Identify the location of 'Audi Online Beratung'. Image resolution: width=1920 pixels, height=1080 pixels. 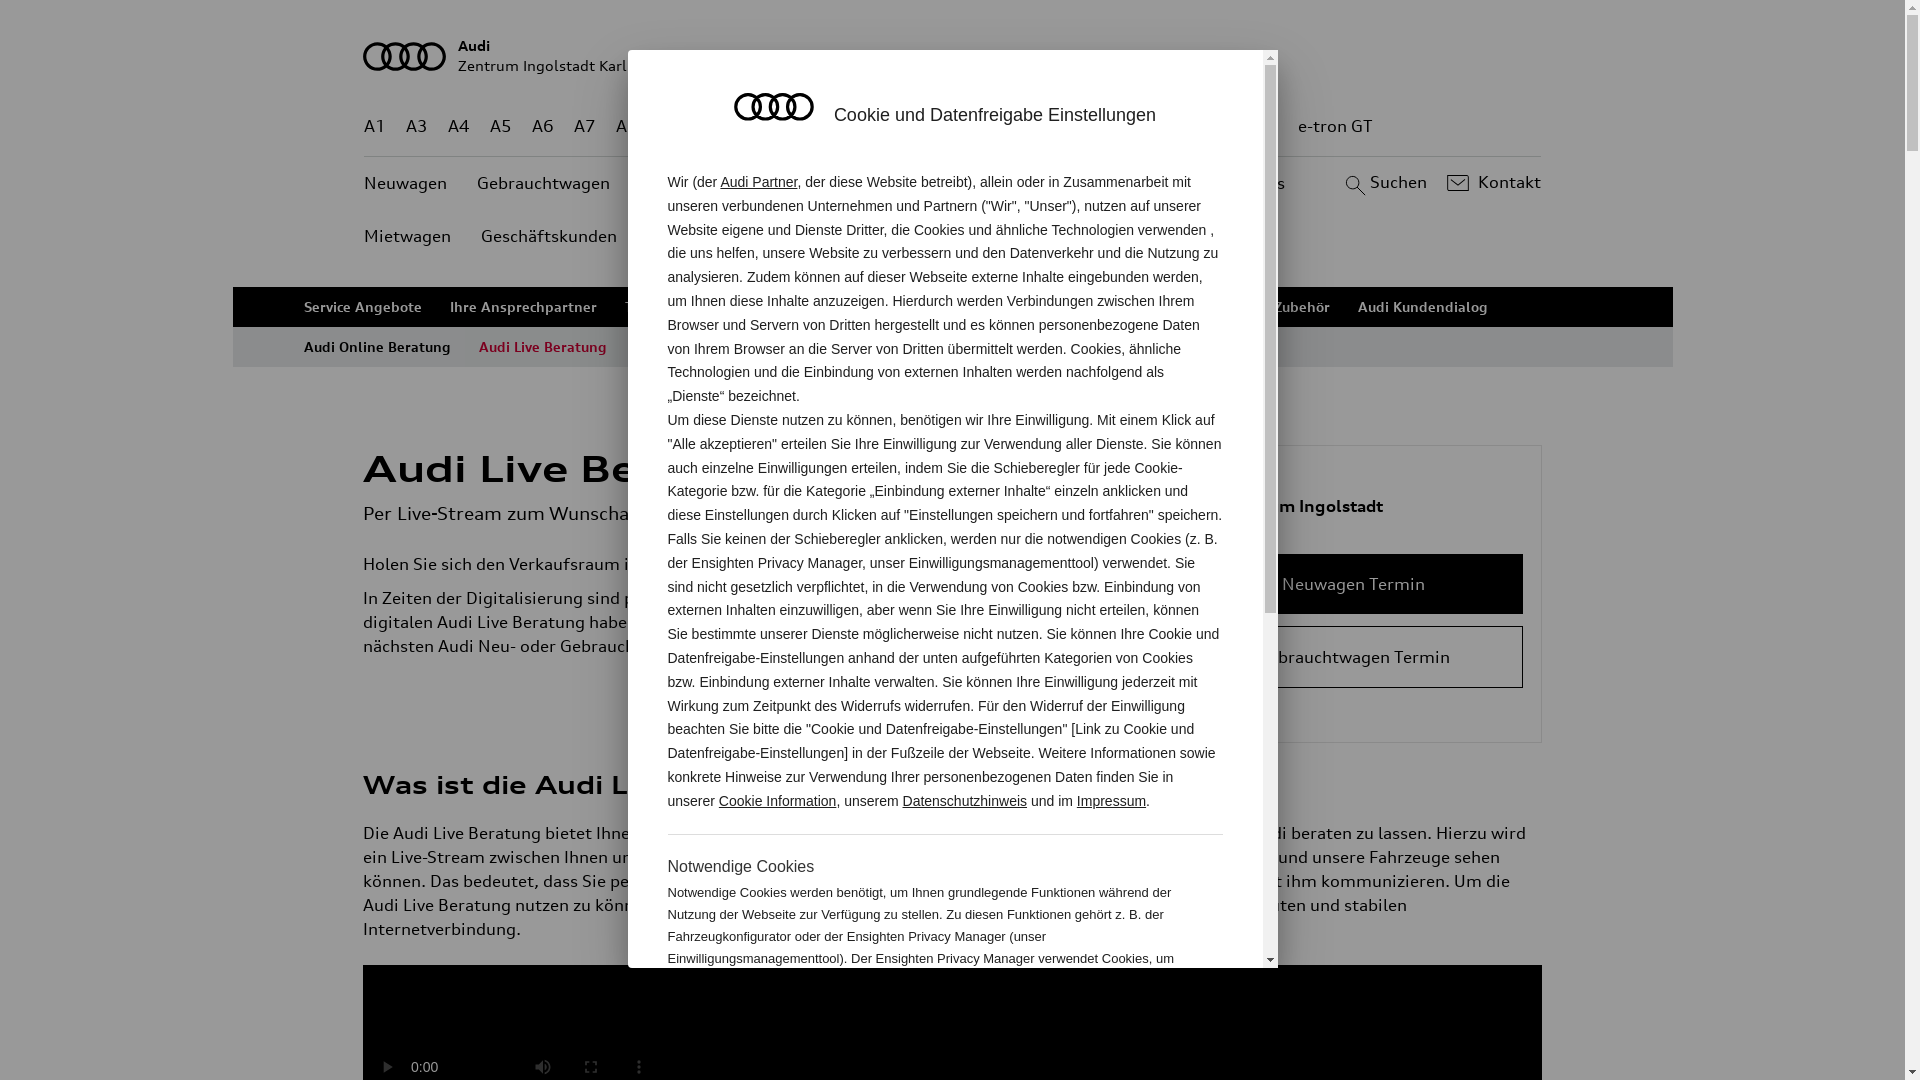
(377, 346).